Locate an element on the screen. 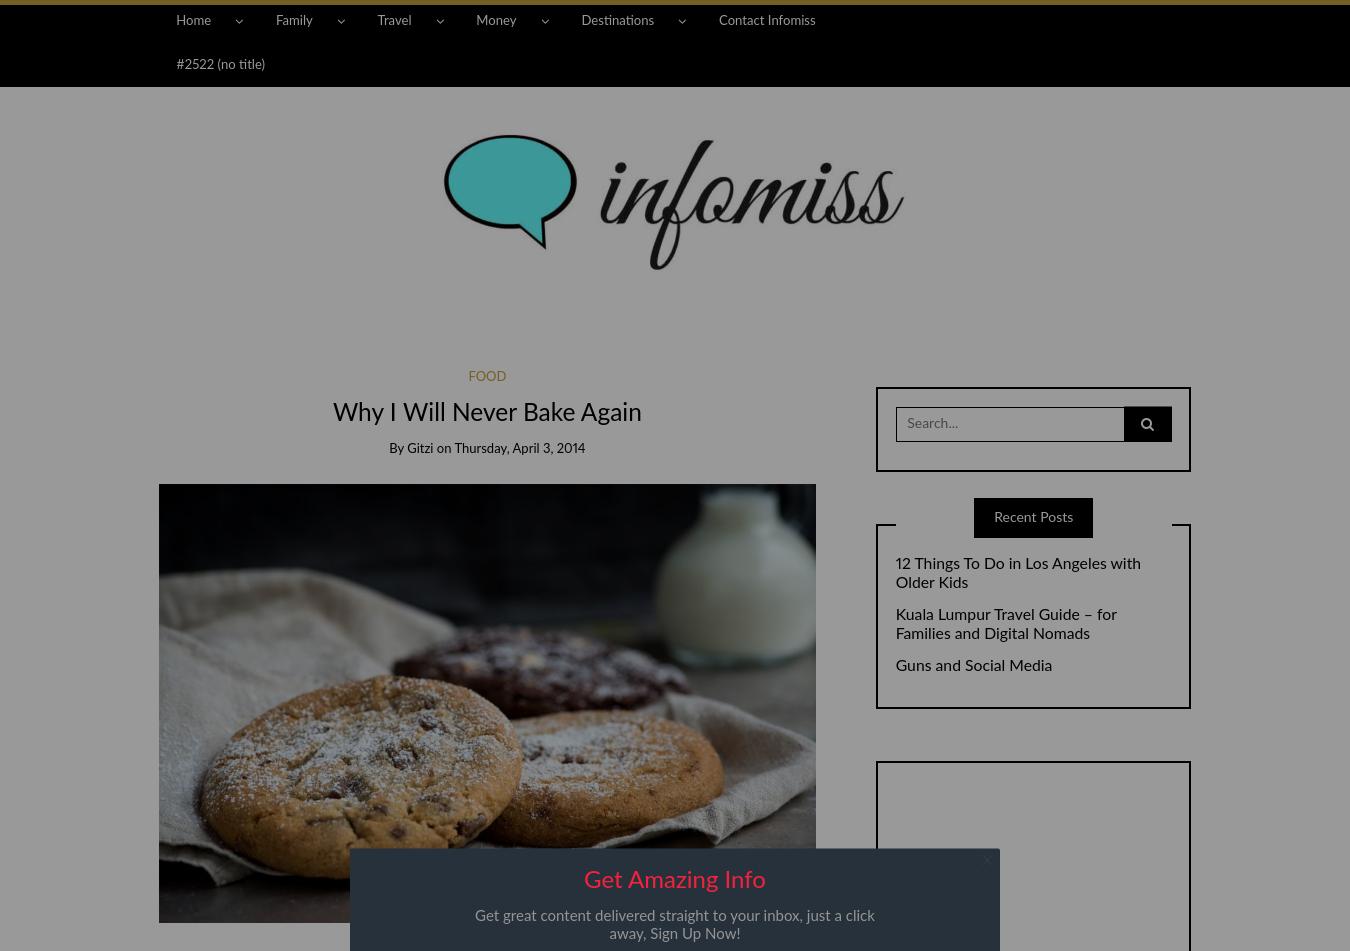 This screenshot has width=1350, height=951. 'Kuala Lumpur Travel Guide – for Families and Digital Nomads' is located at coordinates (1004, 623).